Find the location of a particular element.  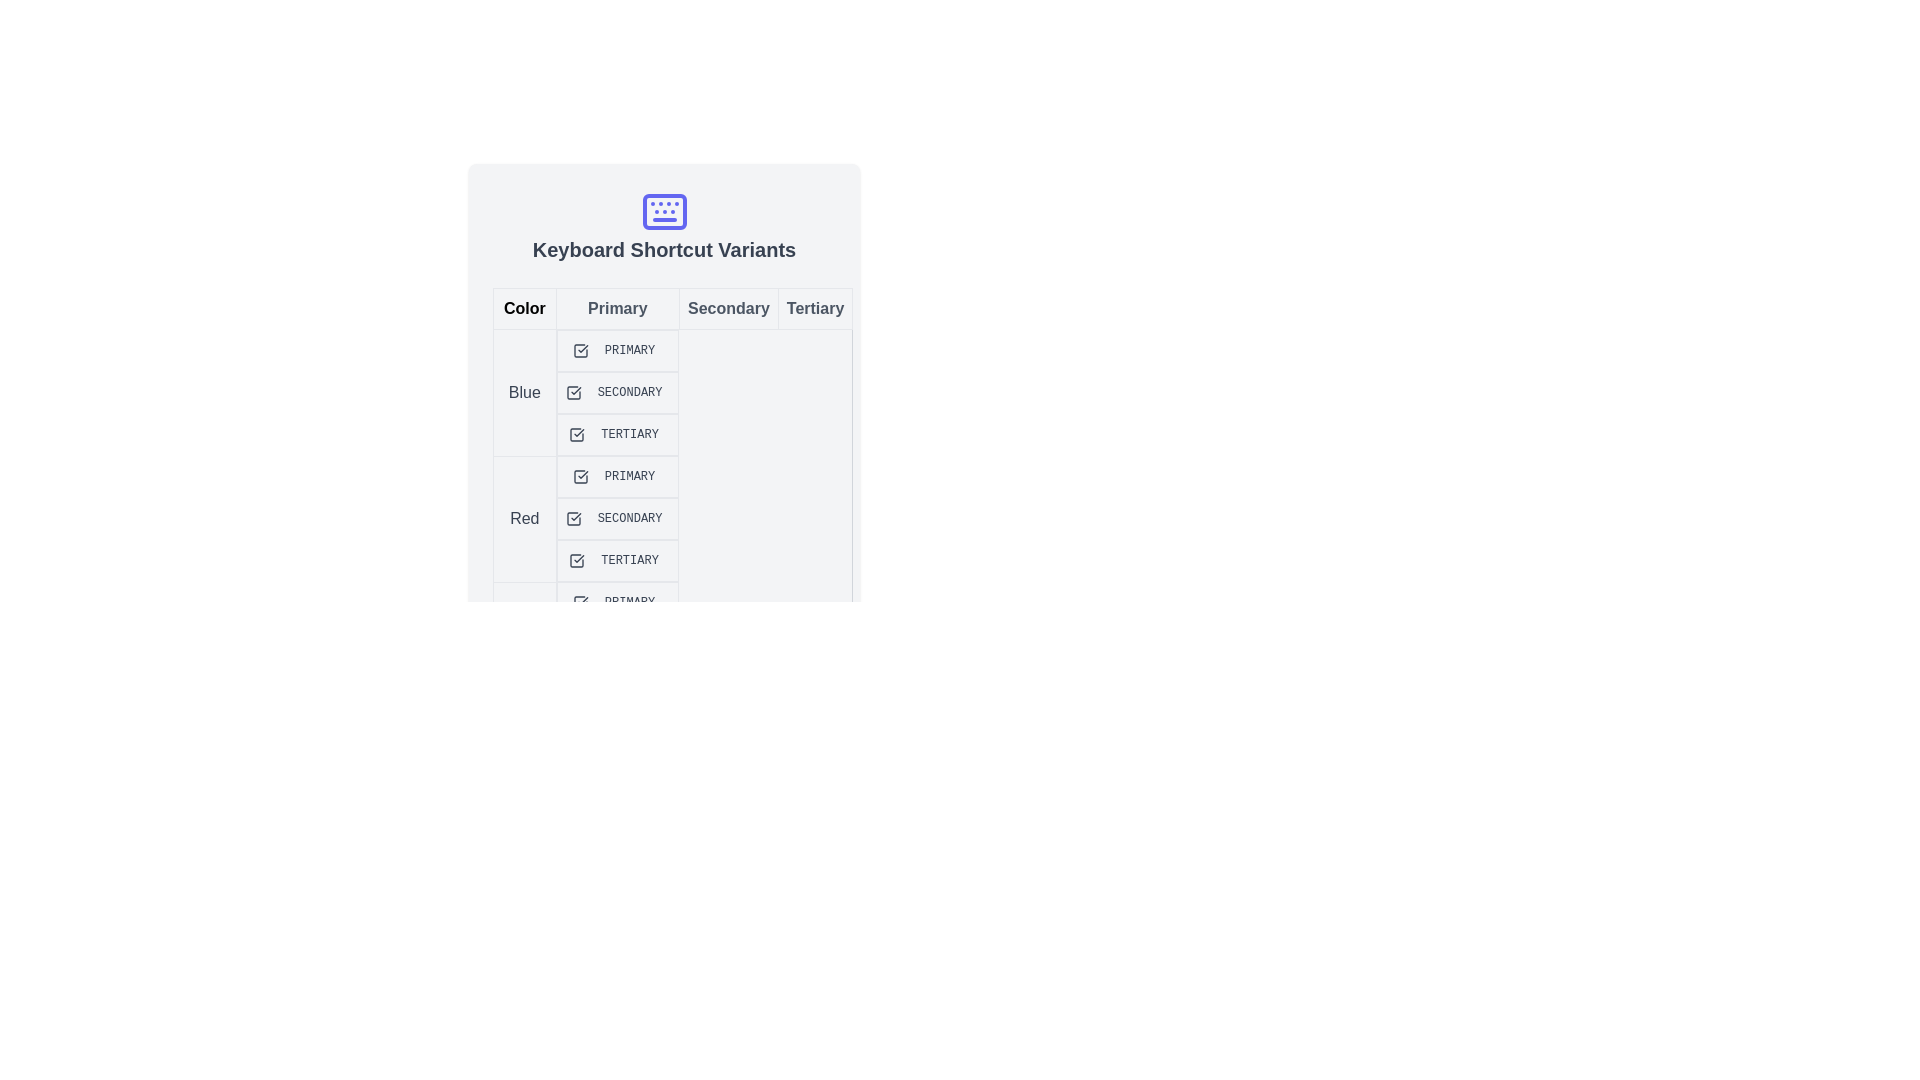

the checkbox-like interactive icon located in the first row of the 'Blue' category under the 'Primary' header in the table is located at coordinates (579, 350).